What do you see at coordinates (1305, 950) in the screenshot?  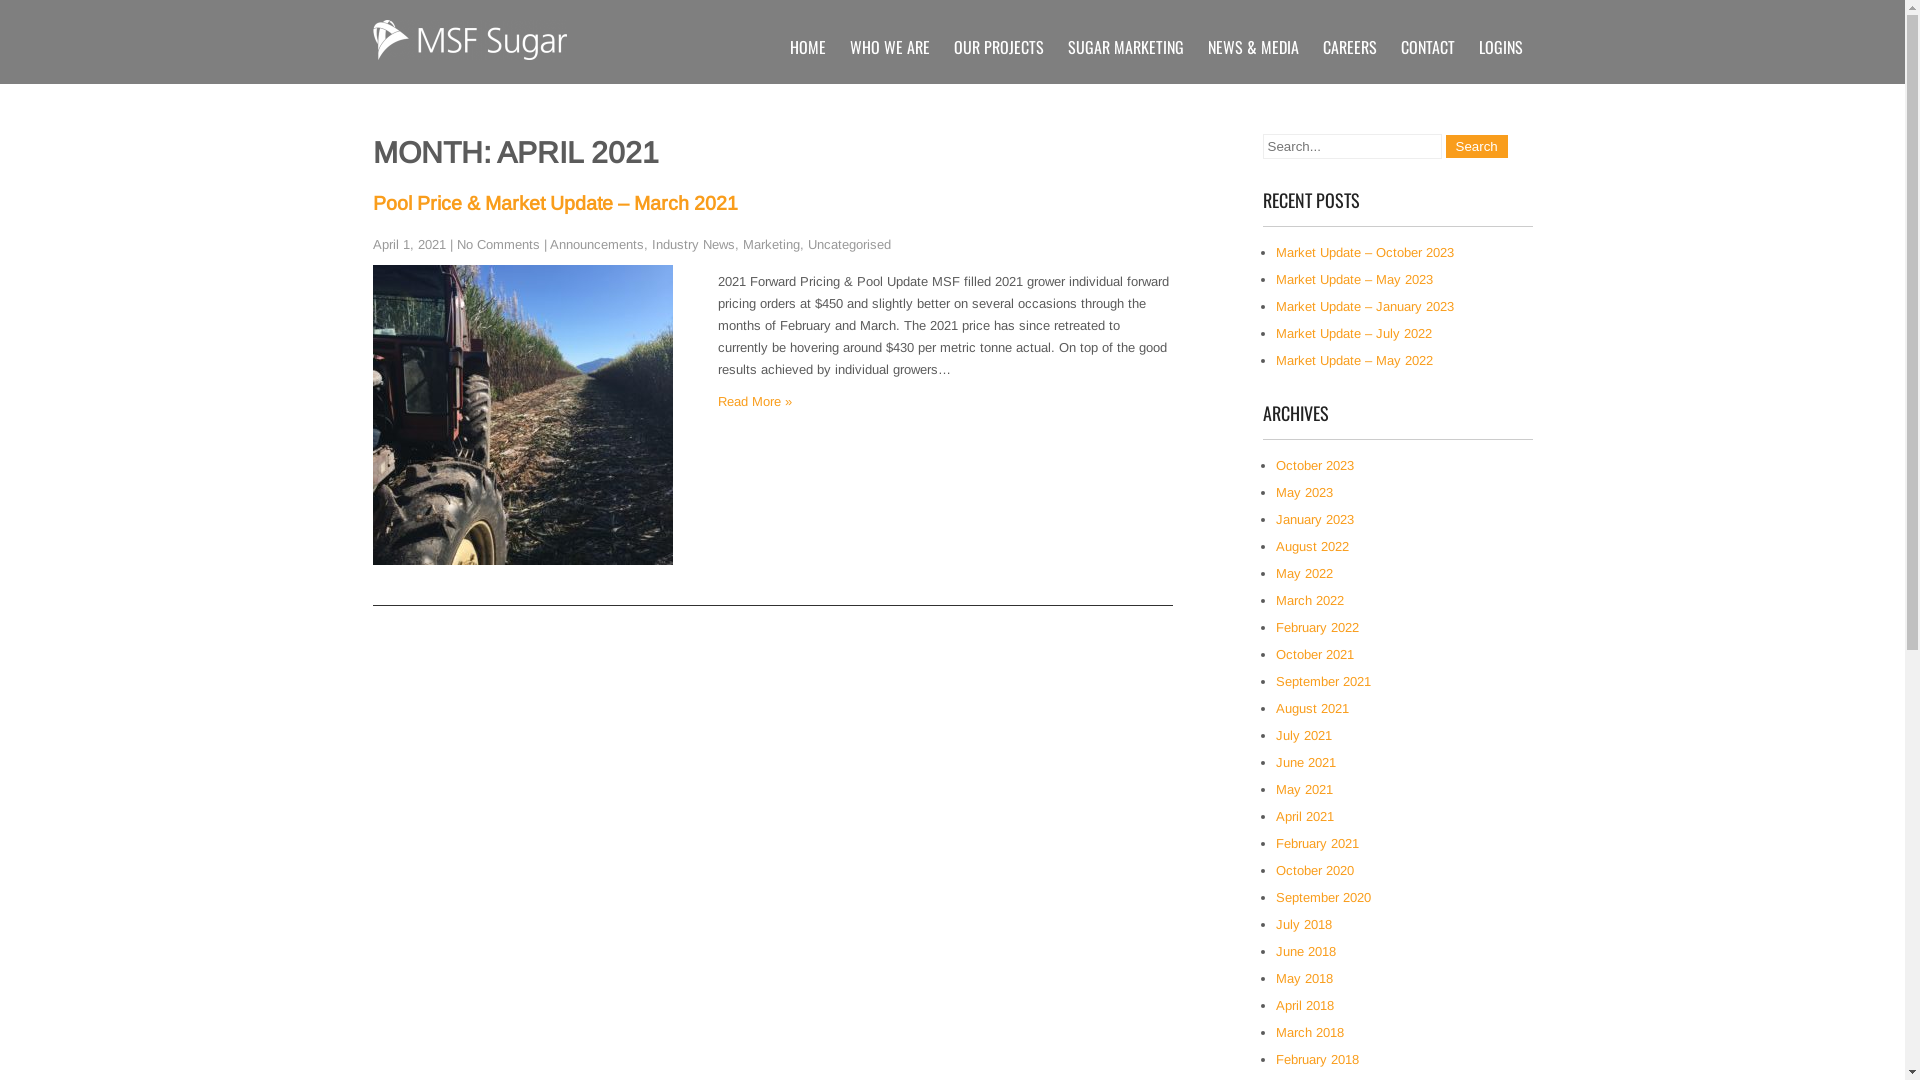 I see `'June 2018'` at bounding box center [1305, 950].